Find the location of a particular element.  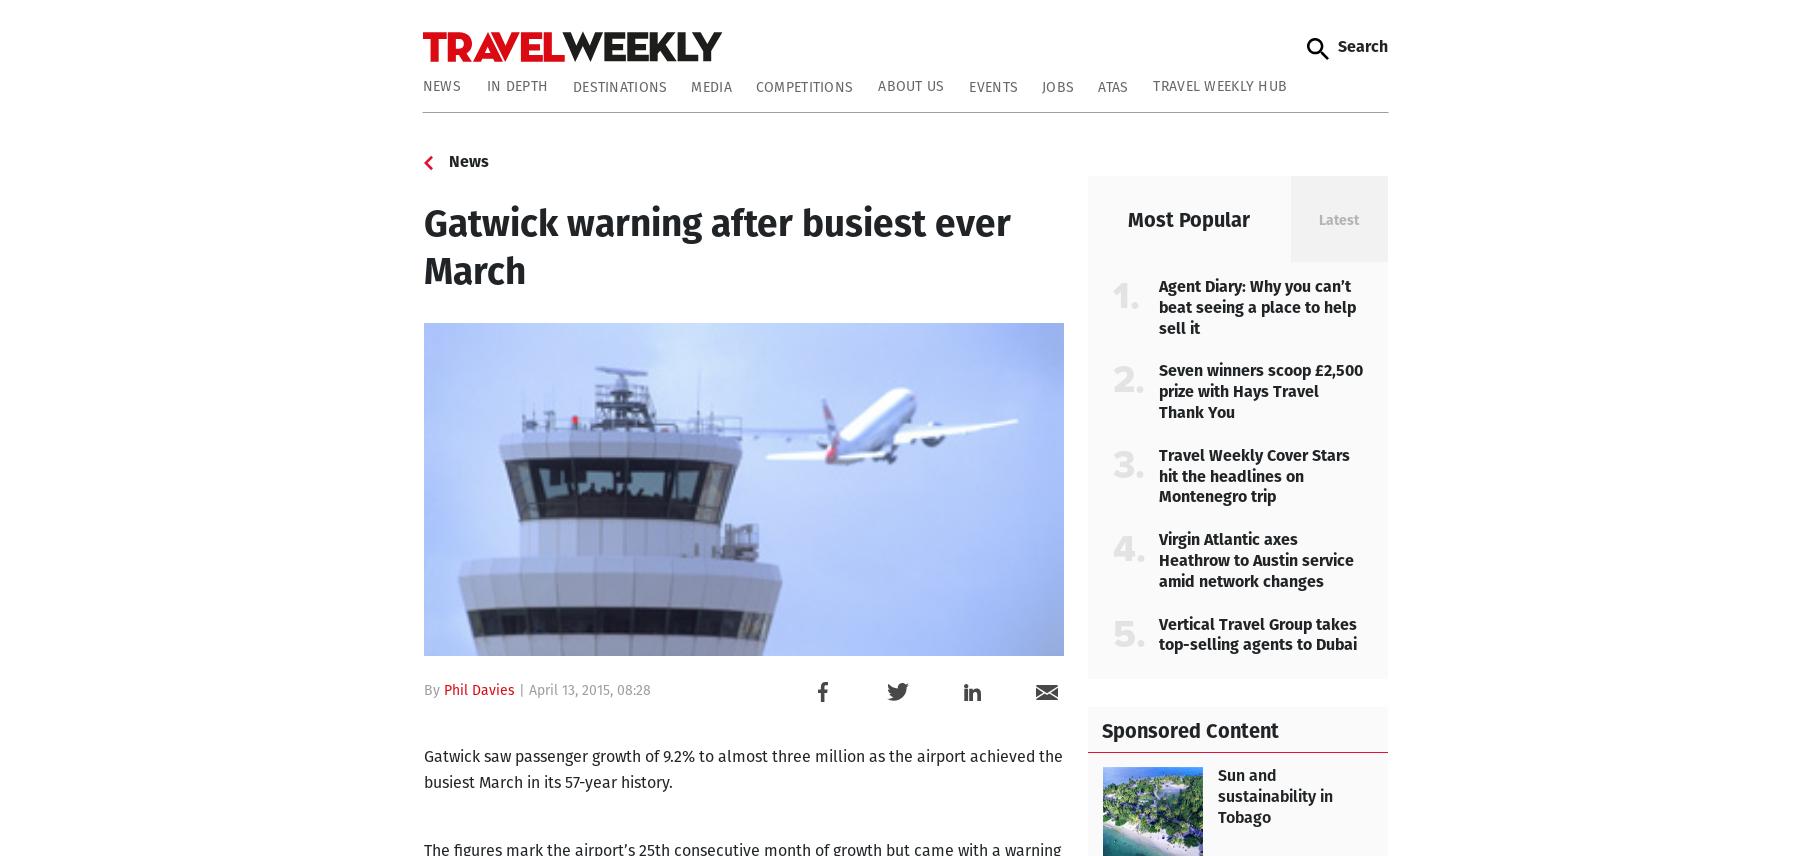

'Oct 27 2023, 13:36' is located at coordinates (1195, 586).